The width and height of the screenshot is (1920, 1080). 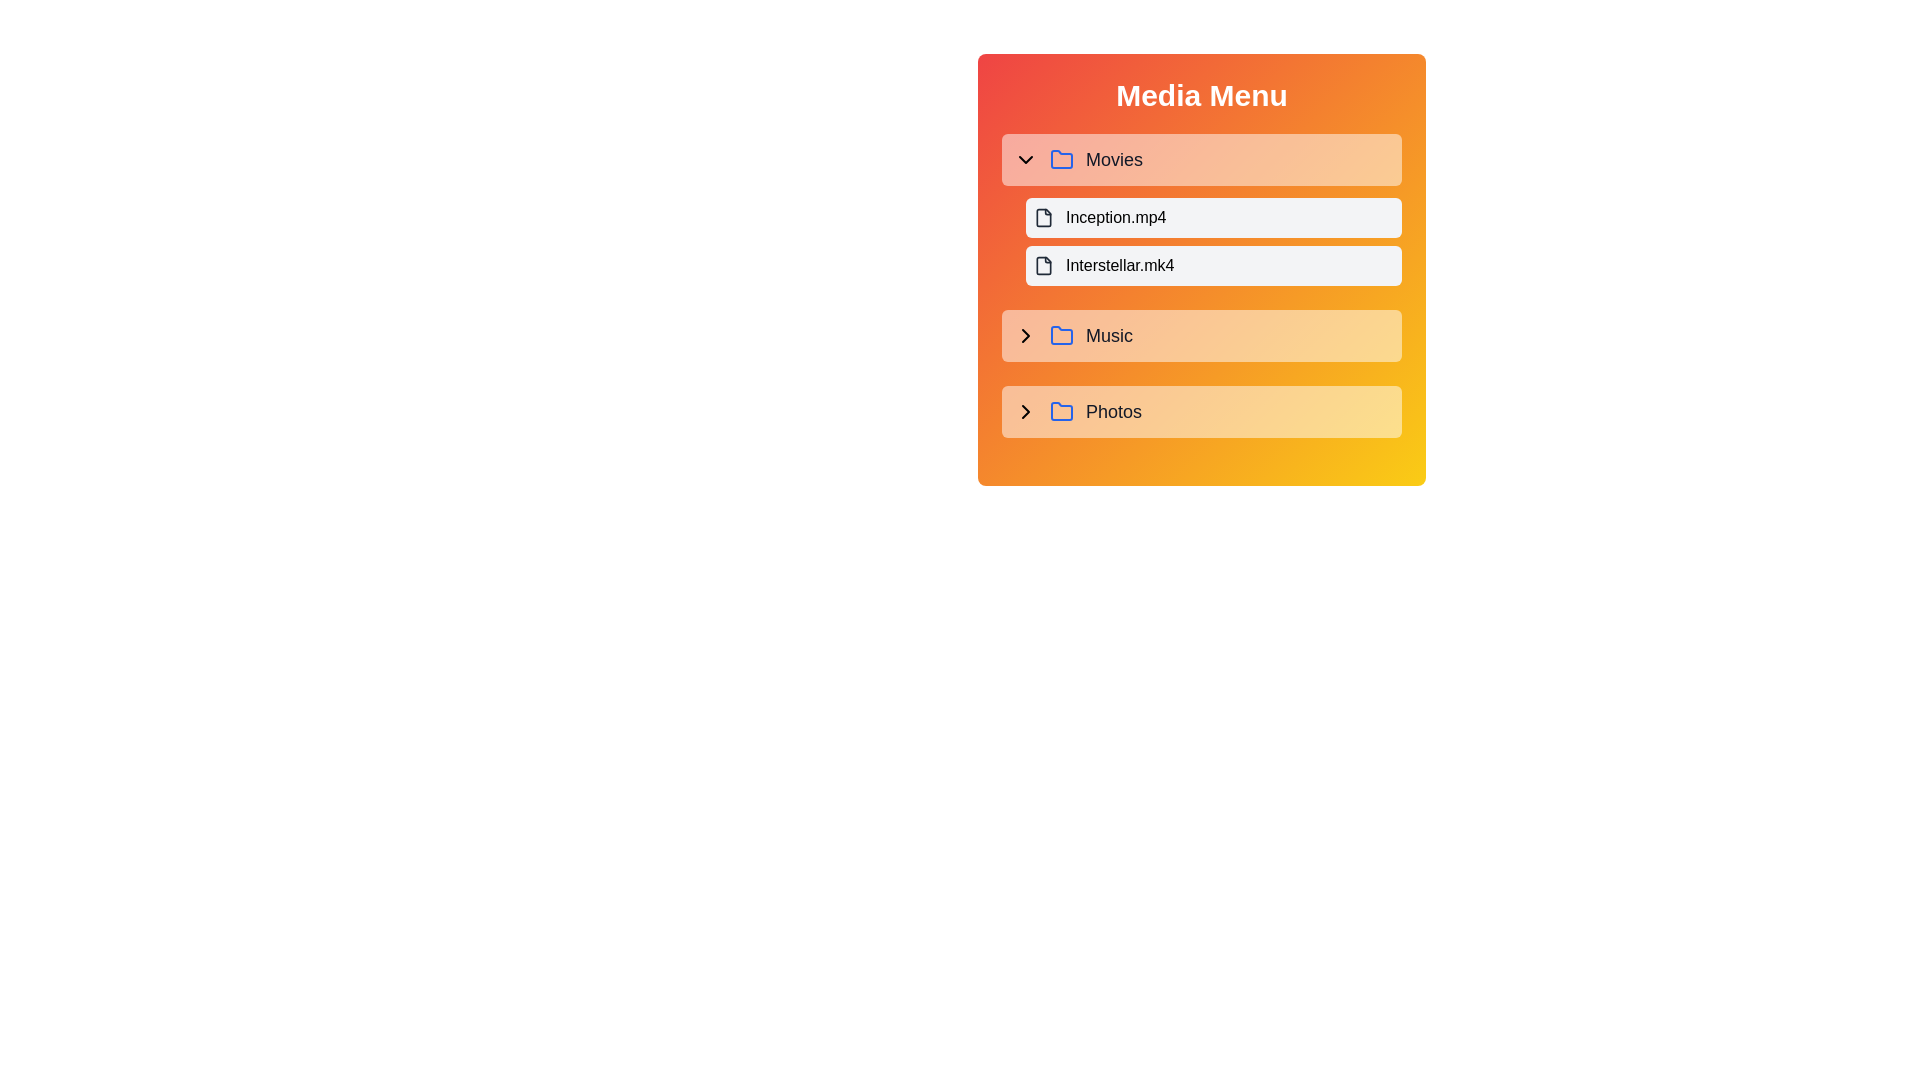 What do you see at coordinates (1026, 411) in the screenshot?
I see `the right-pointing arrow icon at the start of the 'Photos' row in the menu` at bounding box center [1026, 411].